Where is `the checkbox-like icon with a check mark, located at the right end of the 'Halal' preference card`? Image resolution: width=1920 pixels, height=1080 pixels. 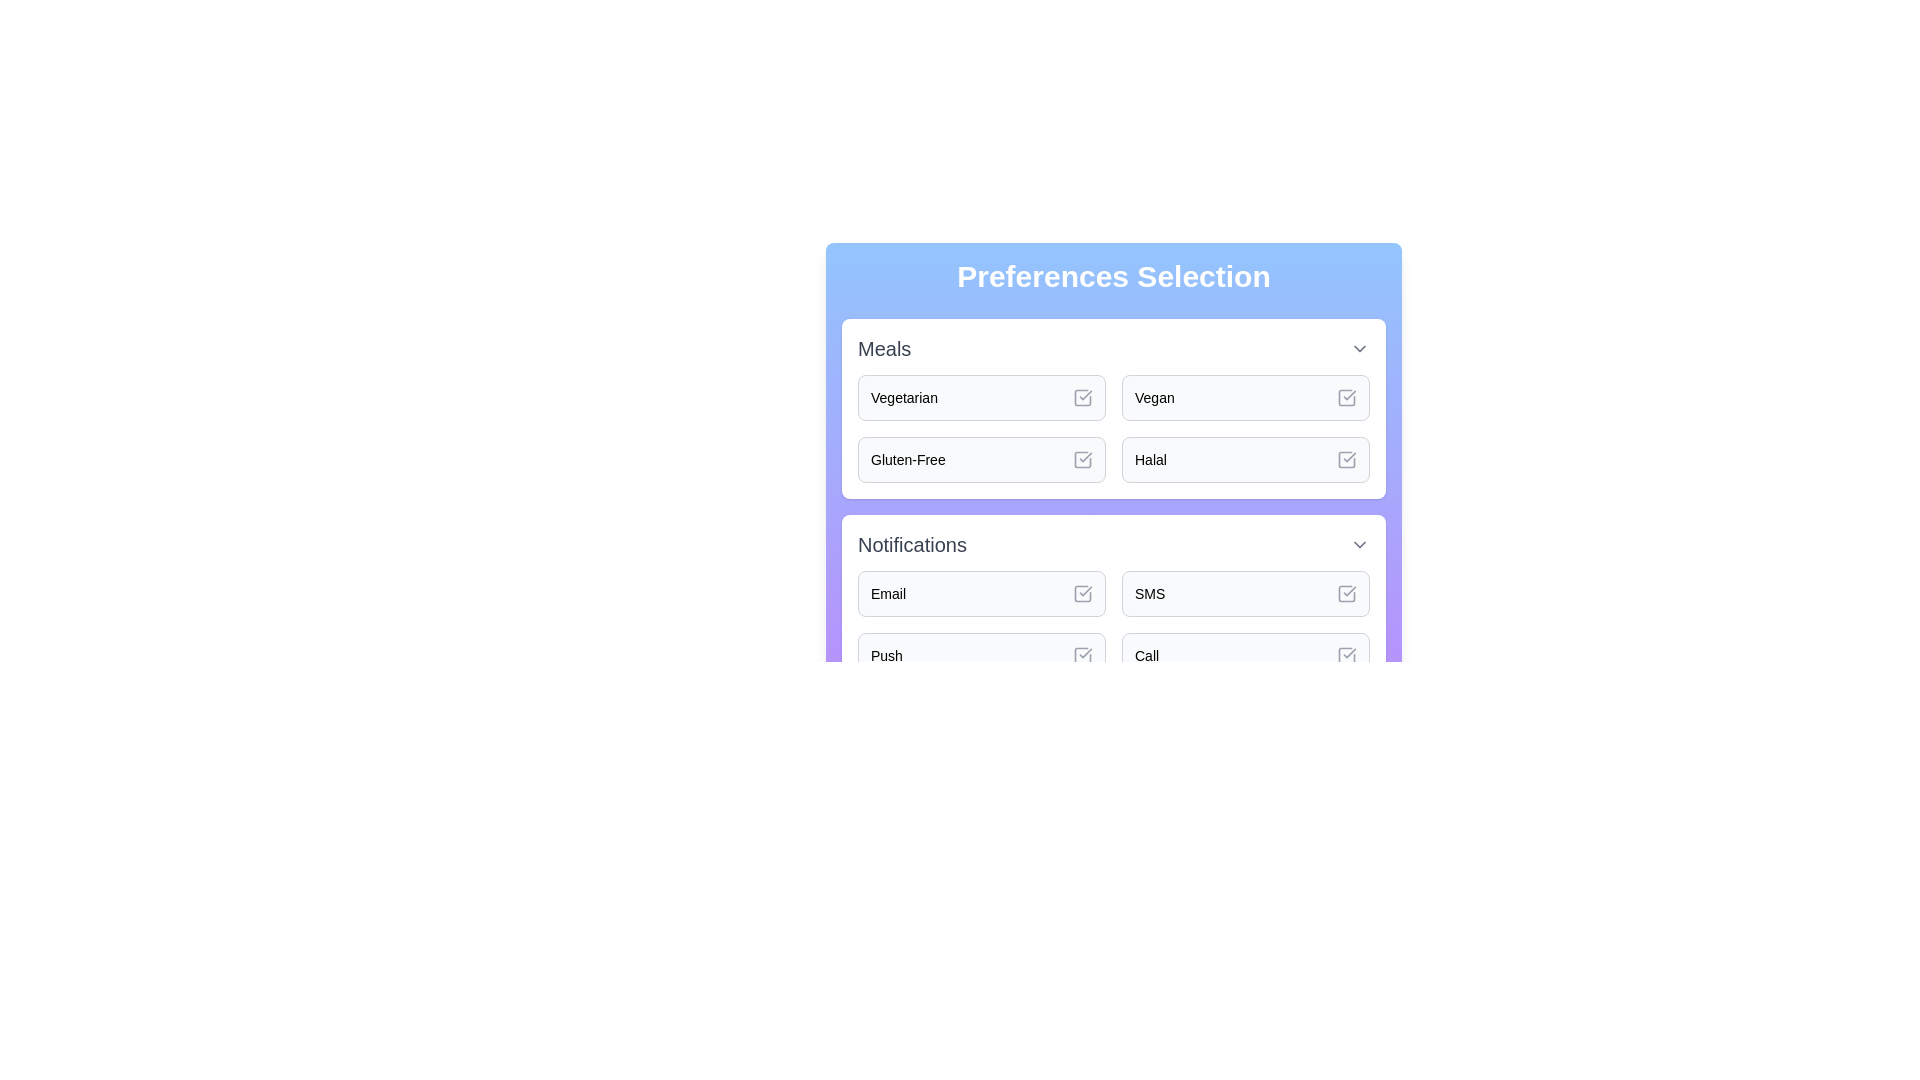
the checkbox-like icon with a check mark, located at the right end of the 'Halal' preference card is located at coordinates (1347, 459).